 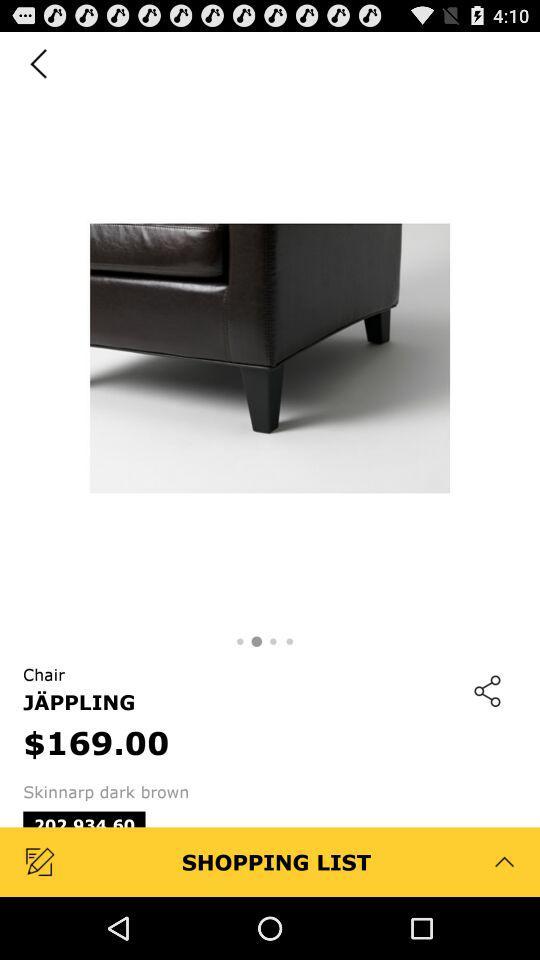 I want to click on the share icon, so click(x=486, y=738).